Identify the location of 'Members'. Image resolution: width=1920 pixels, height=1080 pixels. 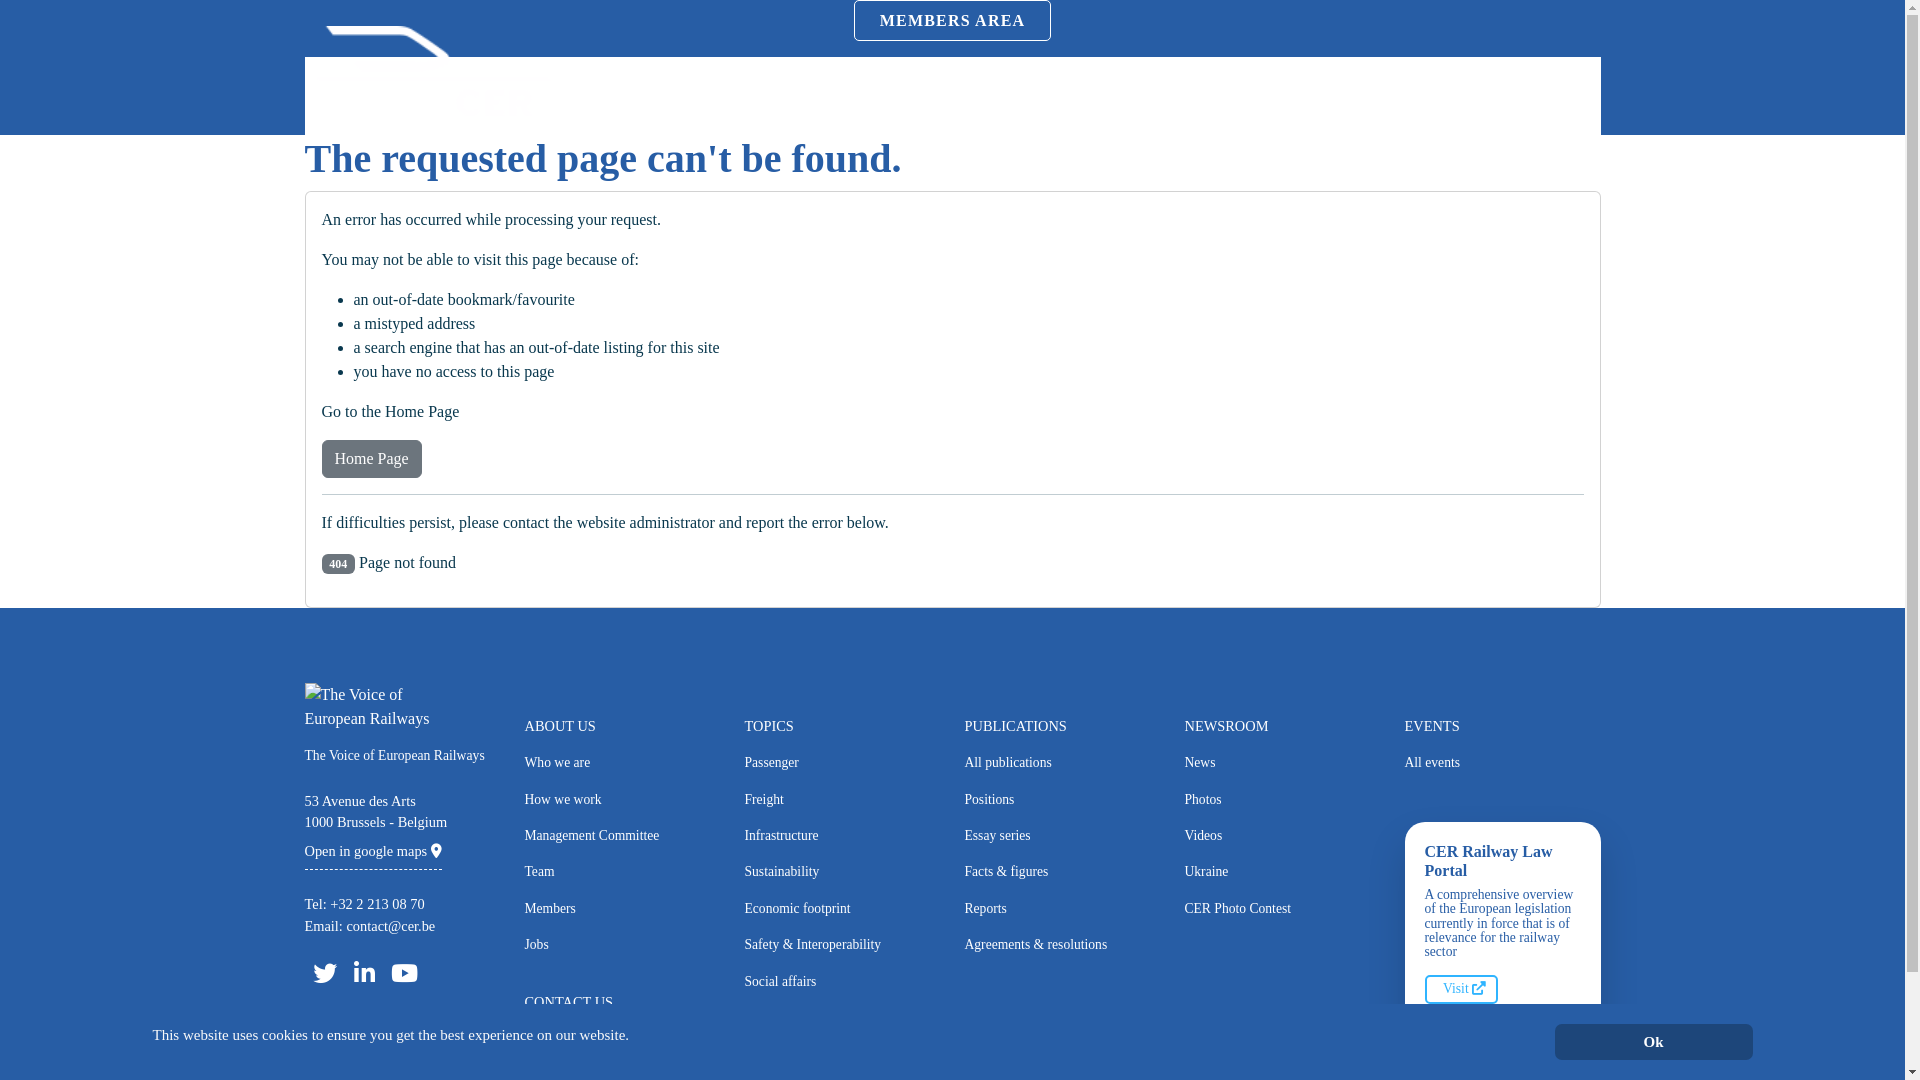
(523, 909).